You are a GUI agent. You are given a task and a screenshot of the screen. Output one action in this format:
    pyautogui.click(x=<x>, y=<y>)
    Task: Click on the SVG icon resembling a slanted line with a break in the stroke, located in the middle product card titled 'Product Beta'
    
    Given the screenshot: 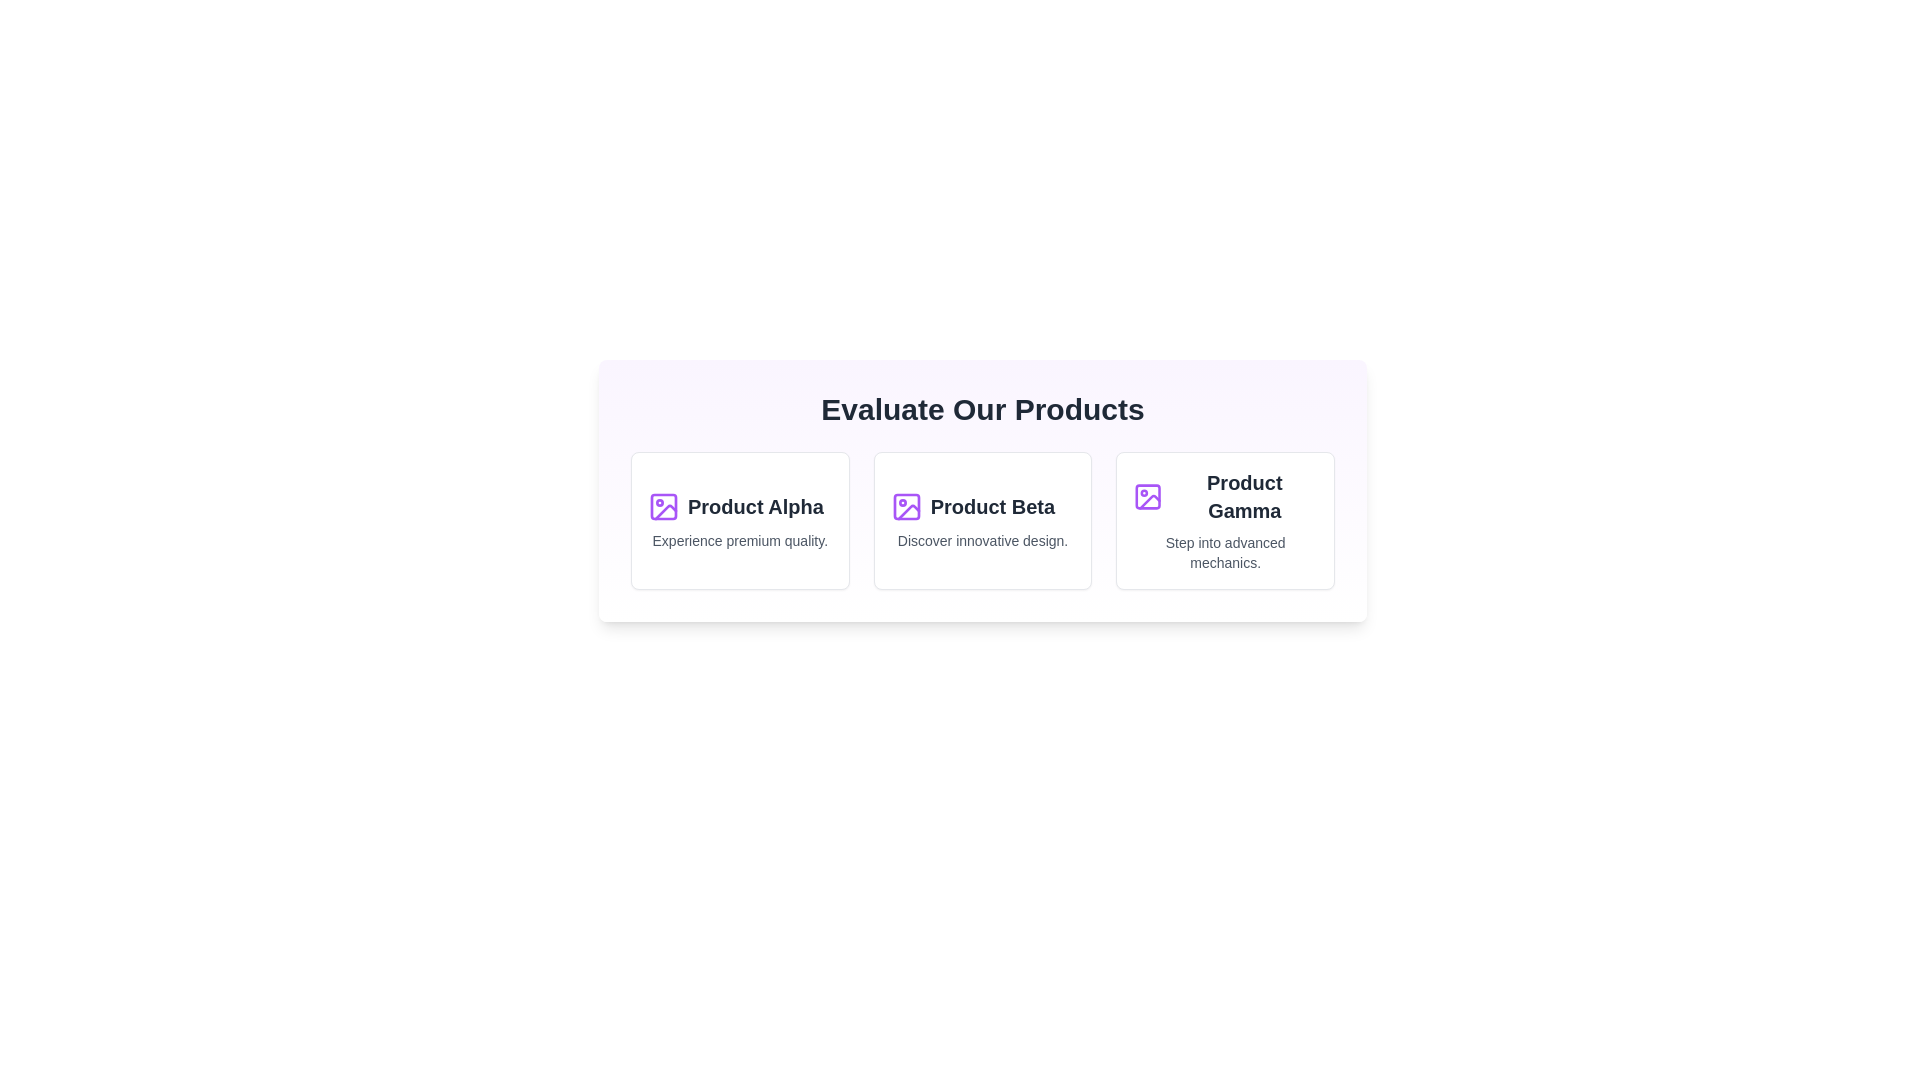 What is the action you would take?
    pyautogui.click(x=907, y=511)
    